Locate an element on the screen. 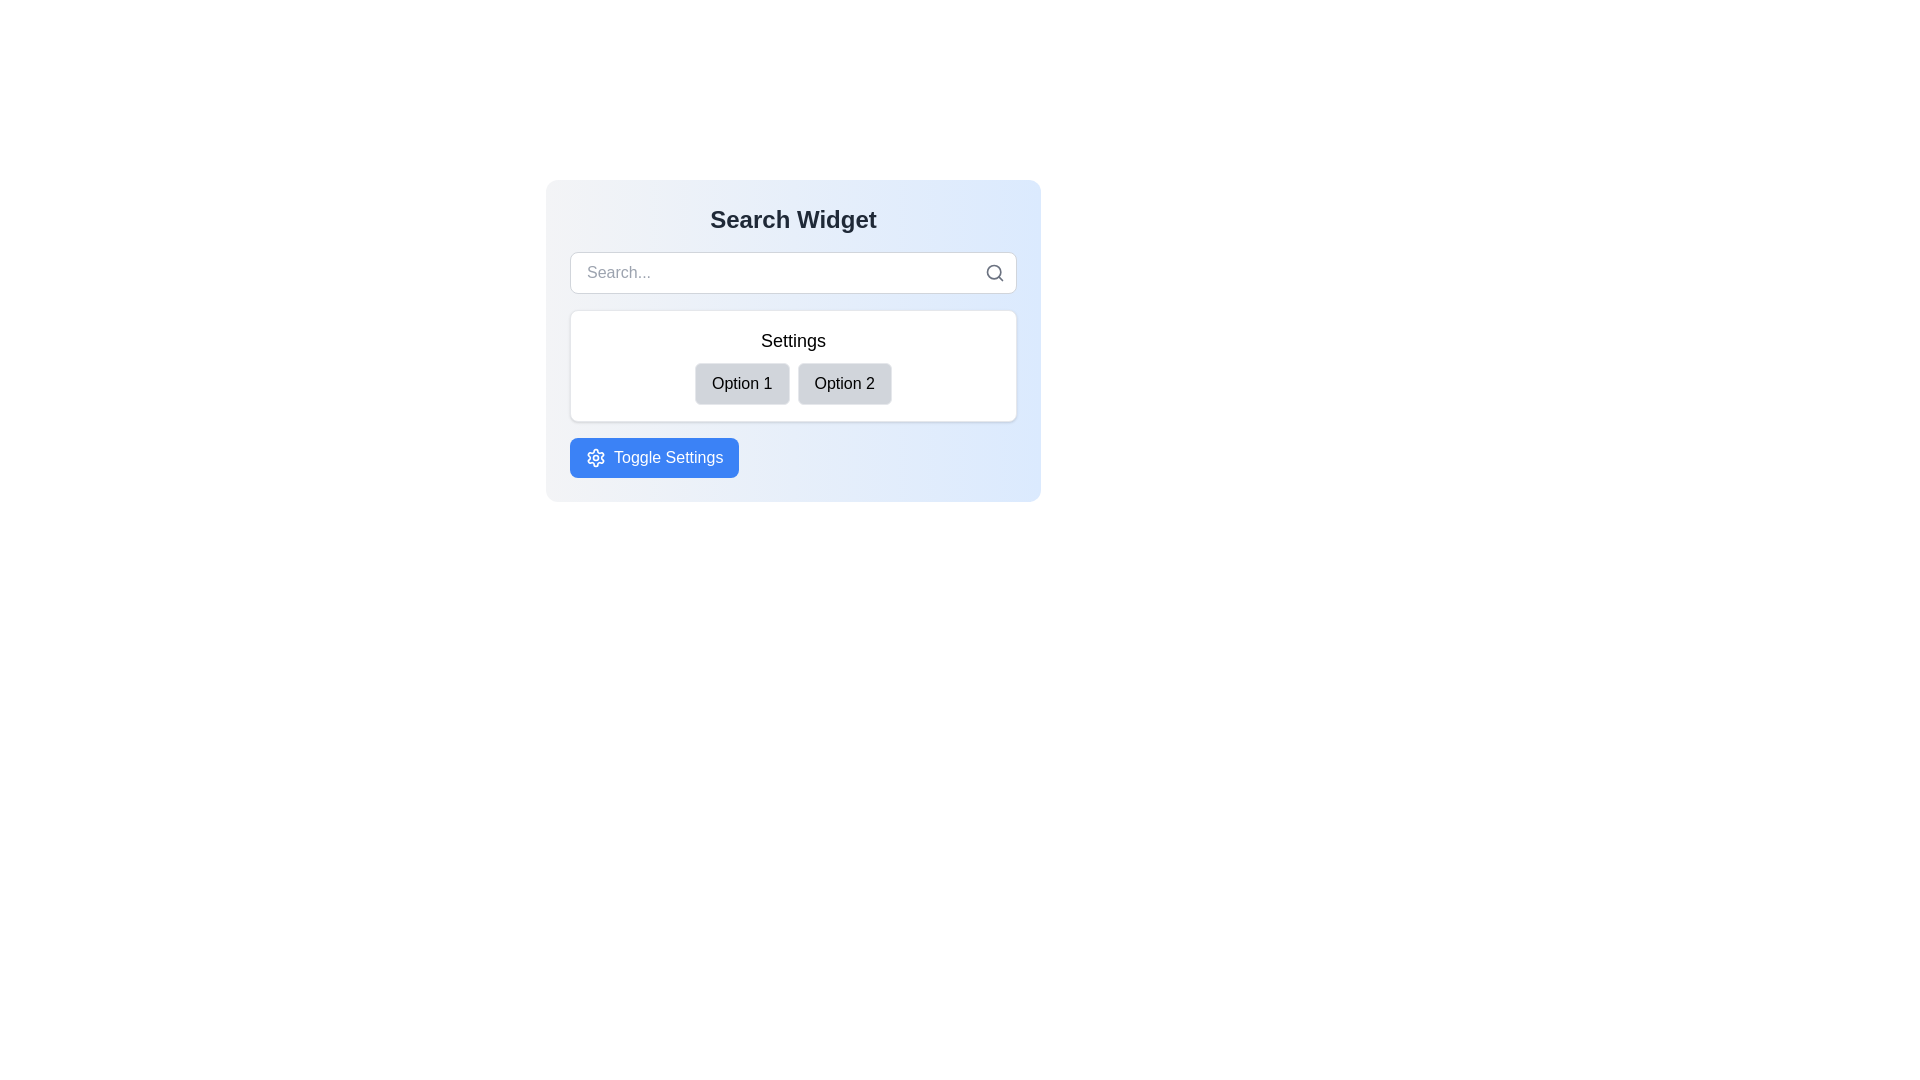 Image resolution: width=1920 pixels, height=1080 pixels. the 'Option 1' button located in the settings section is located at coordinates (741, 384).